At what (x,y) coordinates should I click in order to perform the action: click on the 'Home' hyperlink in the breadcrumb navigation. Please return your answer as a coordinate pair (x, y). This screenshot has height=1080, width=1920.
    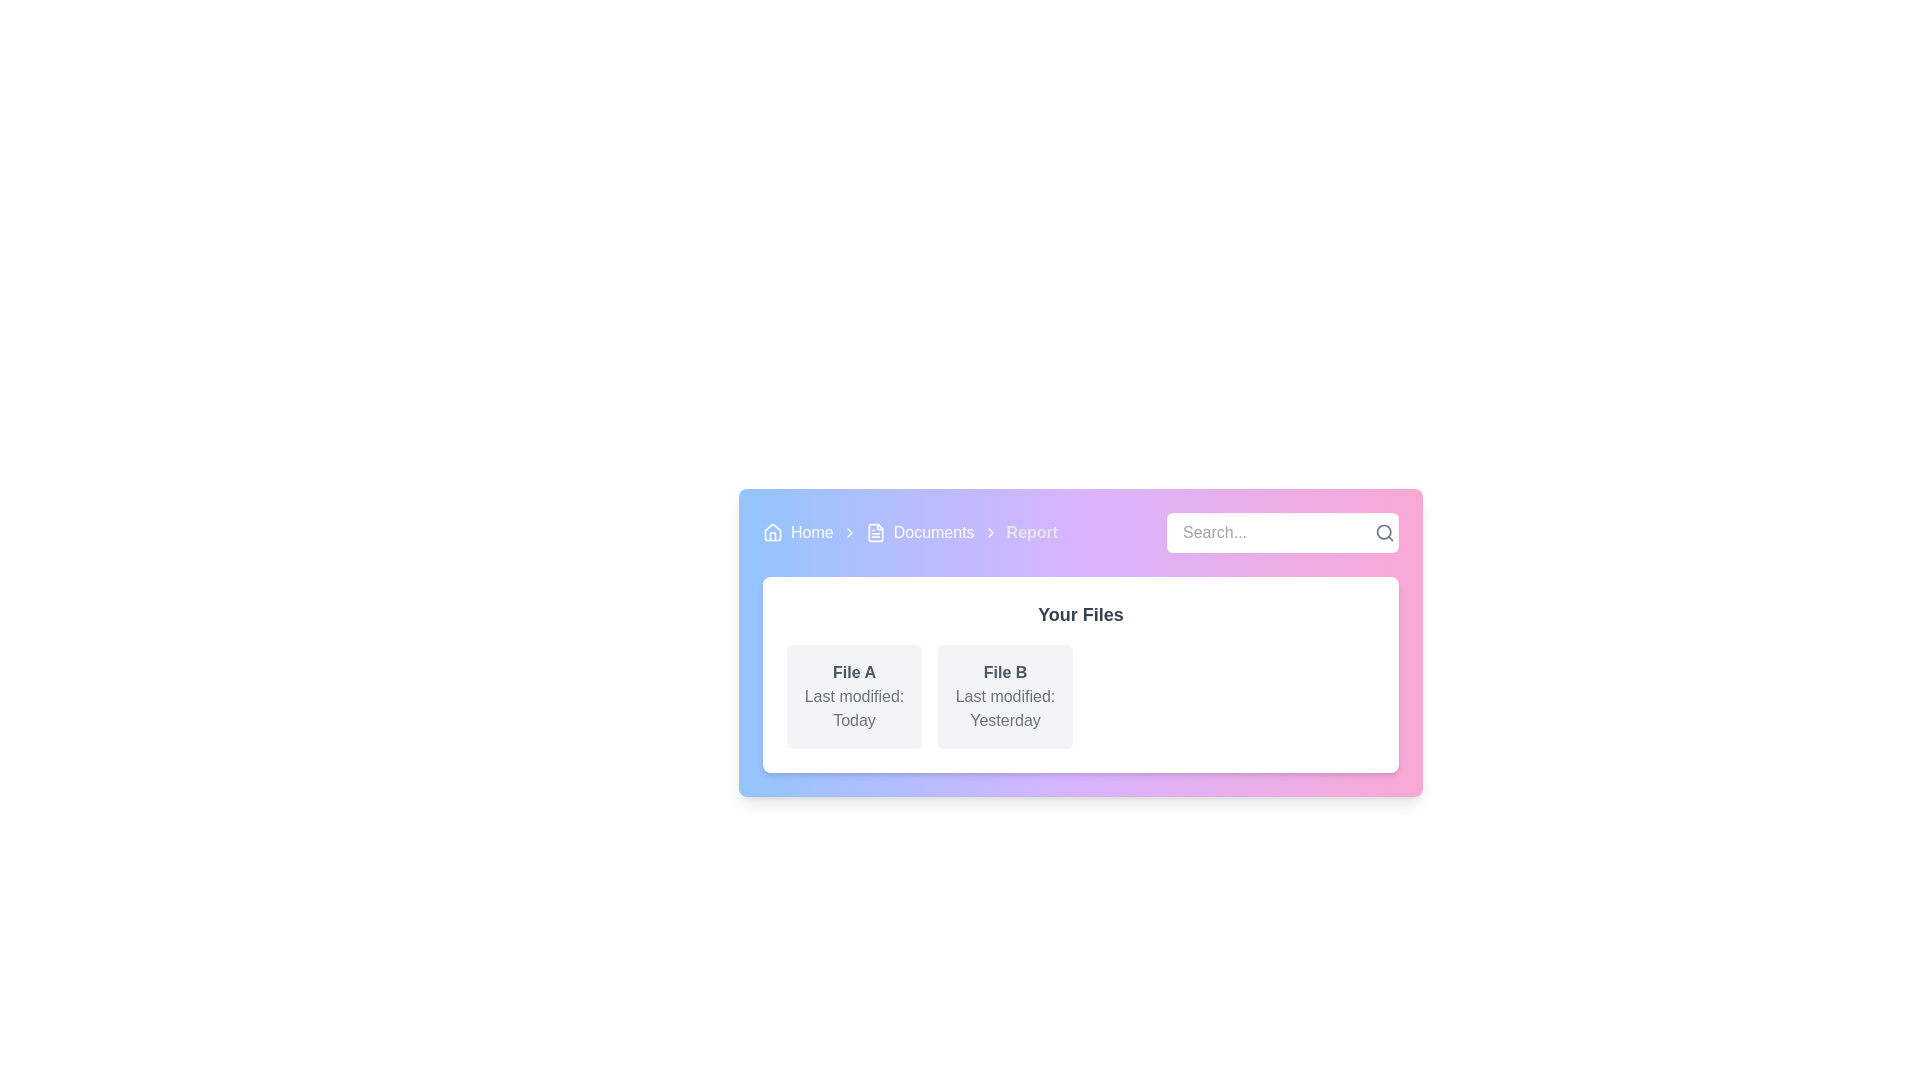
    Looking at the image, I should click on (812, 531).